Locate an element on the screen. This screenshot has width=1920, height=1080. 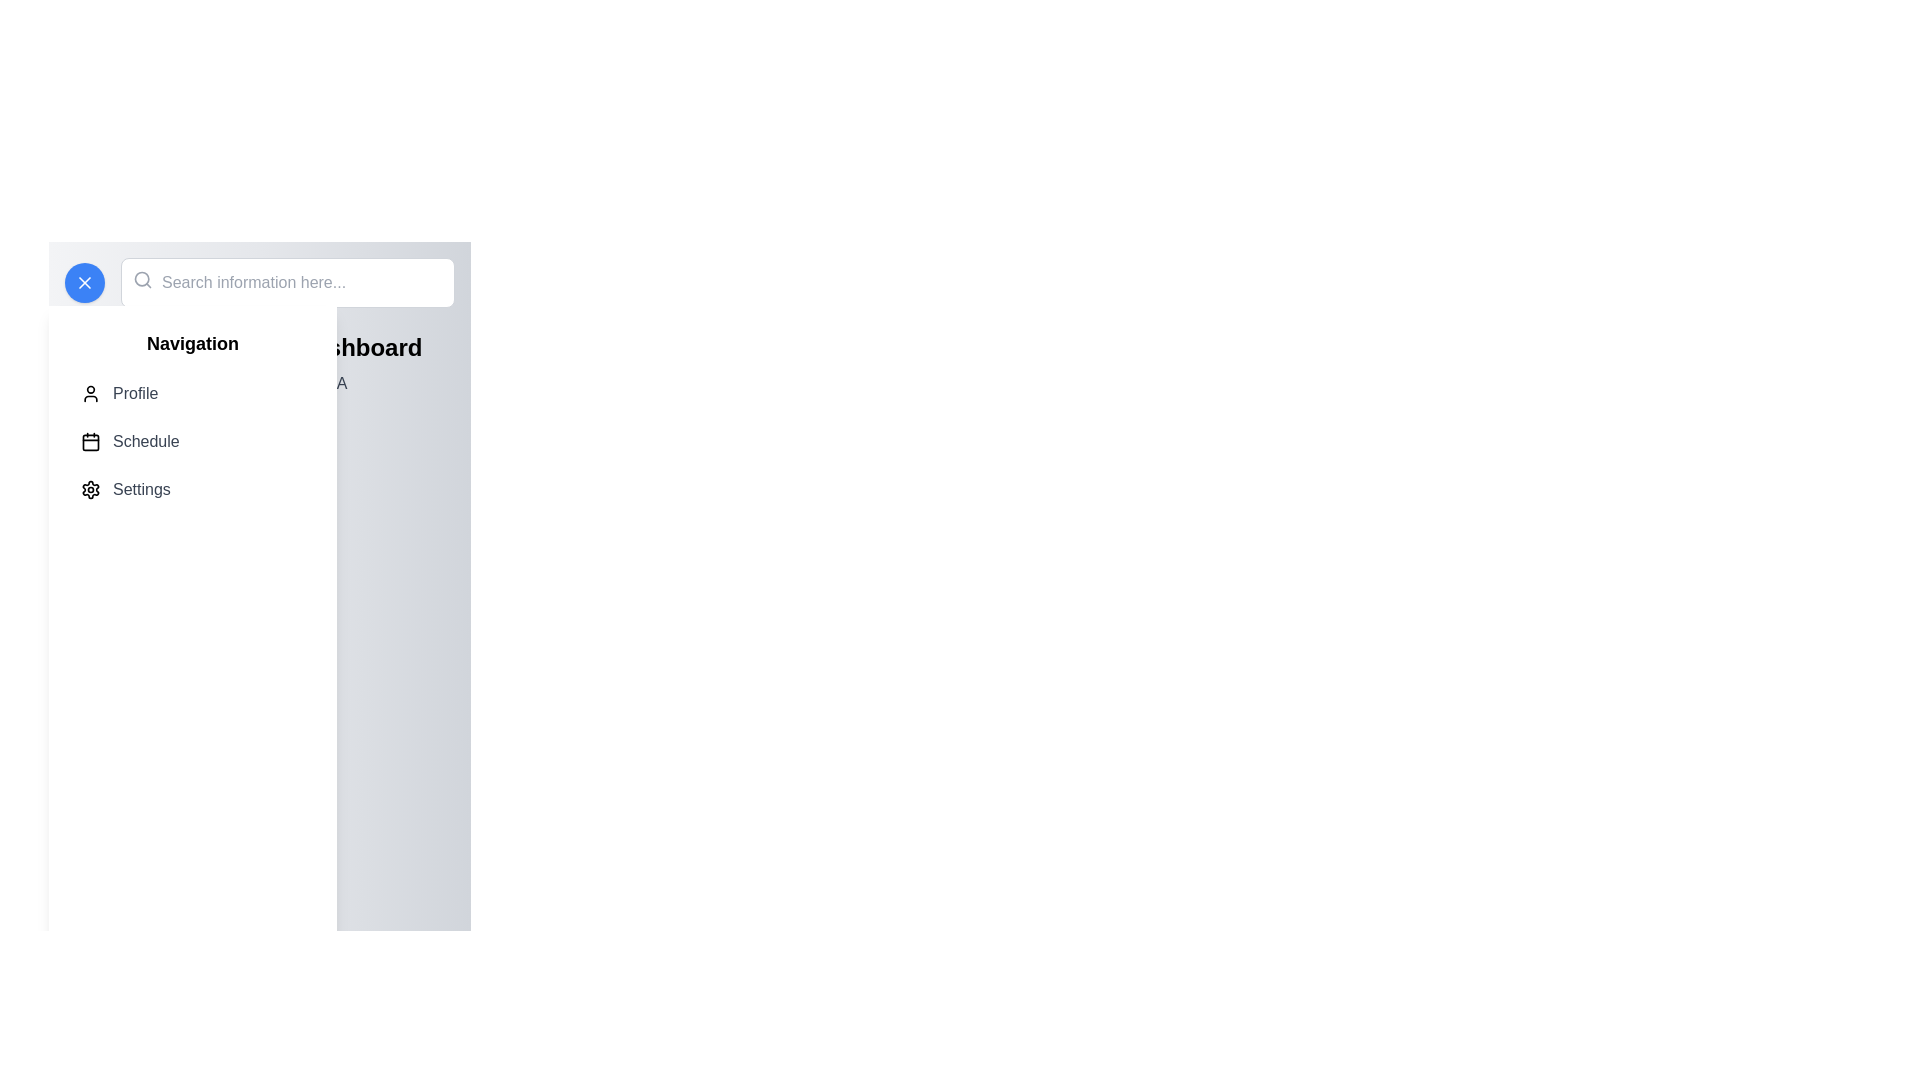
the 'Schedule' item in the vertical menu list under the 'Navigation' sidebar is located at coordinates (192, 441).